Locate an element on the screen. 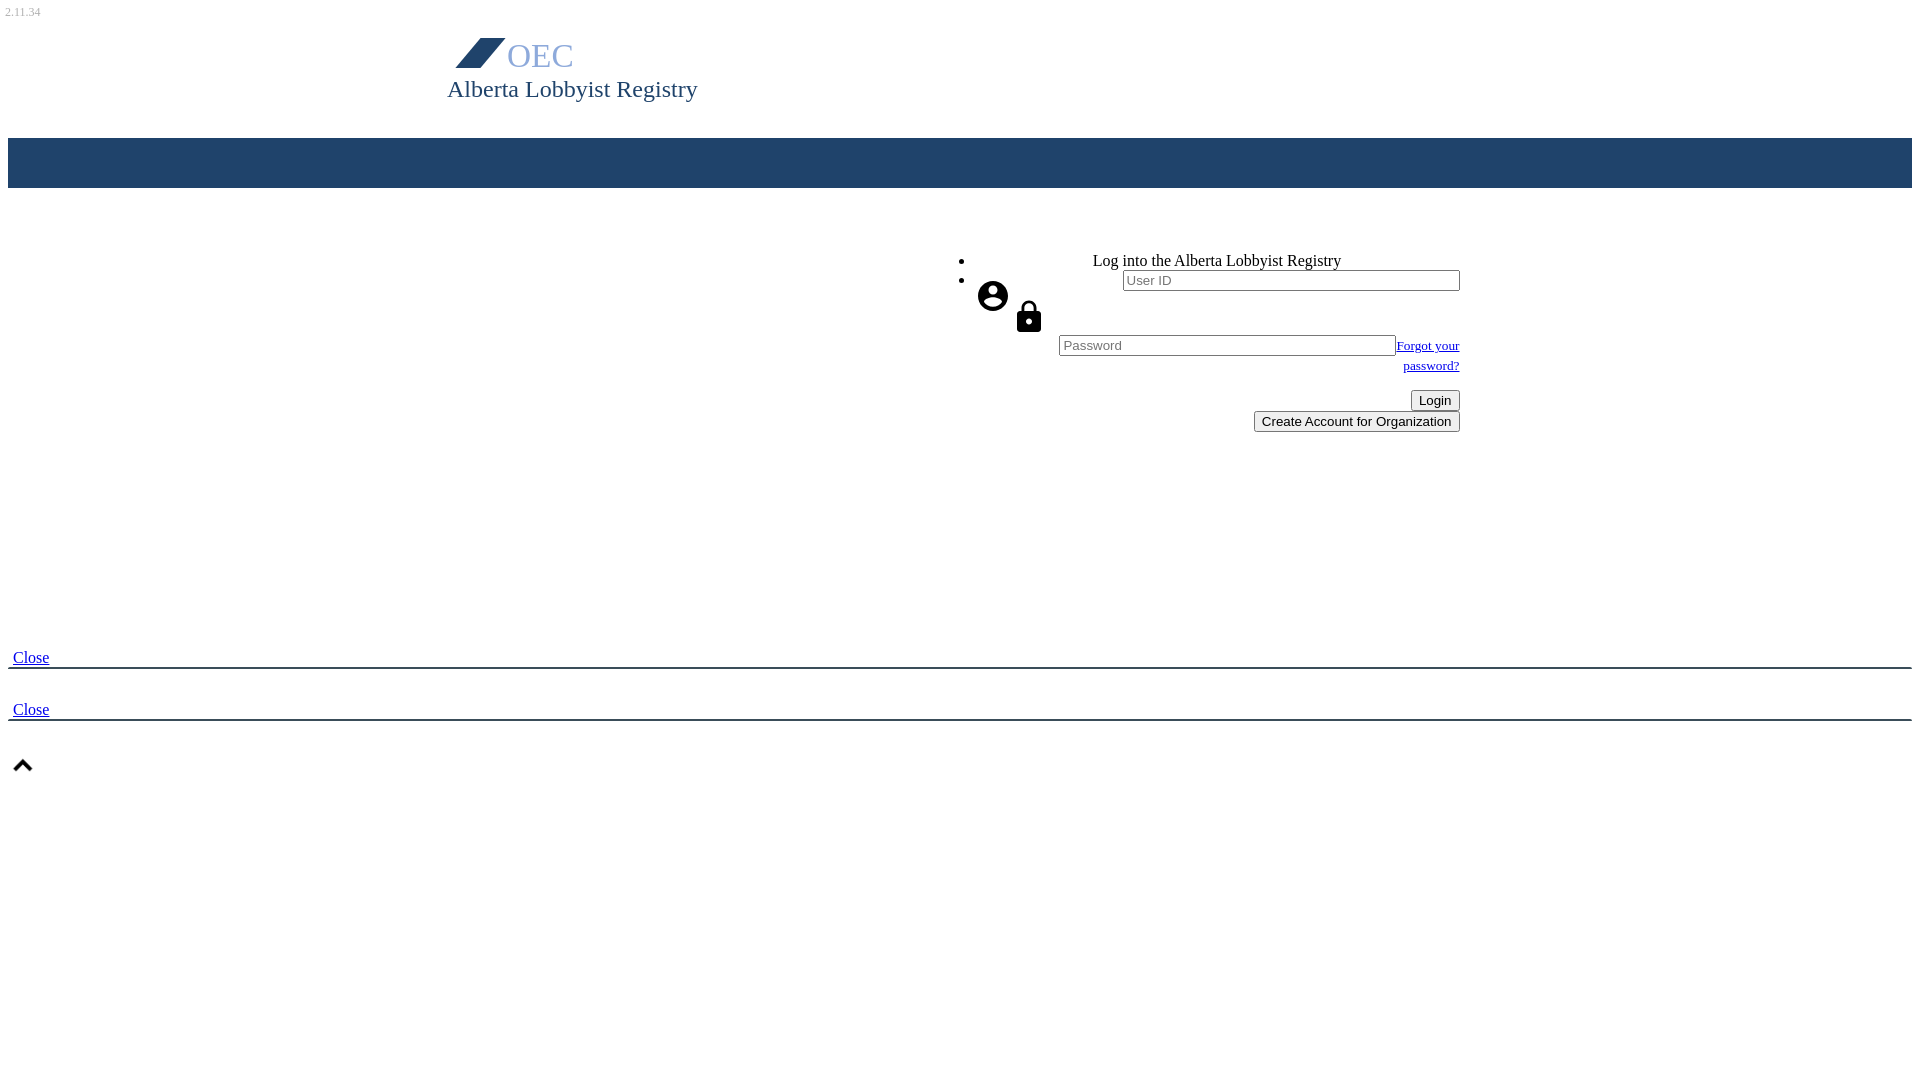 This screenshot has height=1080, width=1920. 'Enter your User ID.' is located at coordinates (1290, 280).